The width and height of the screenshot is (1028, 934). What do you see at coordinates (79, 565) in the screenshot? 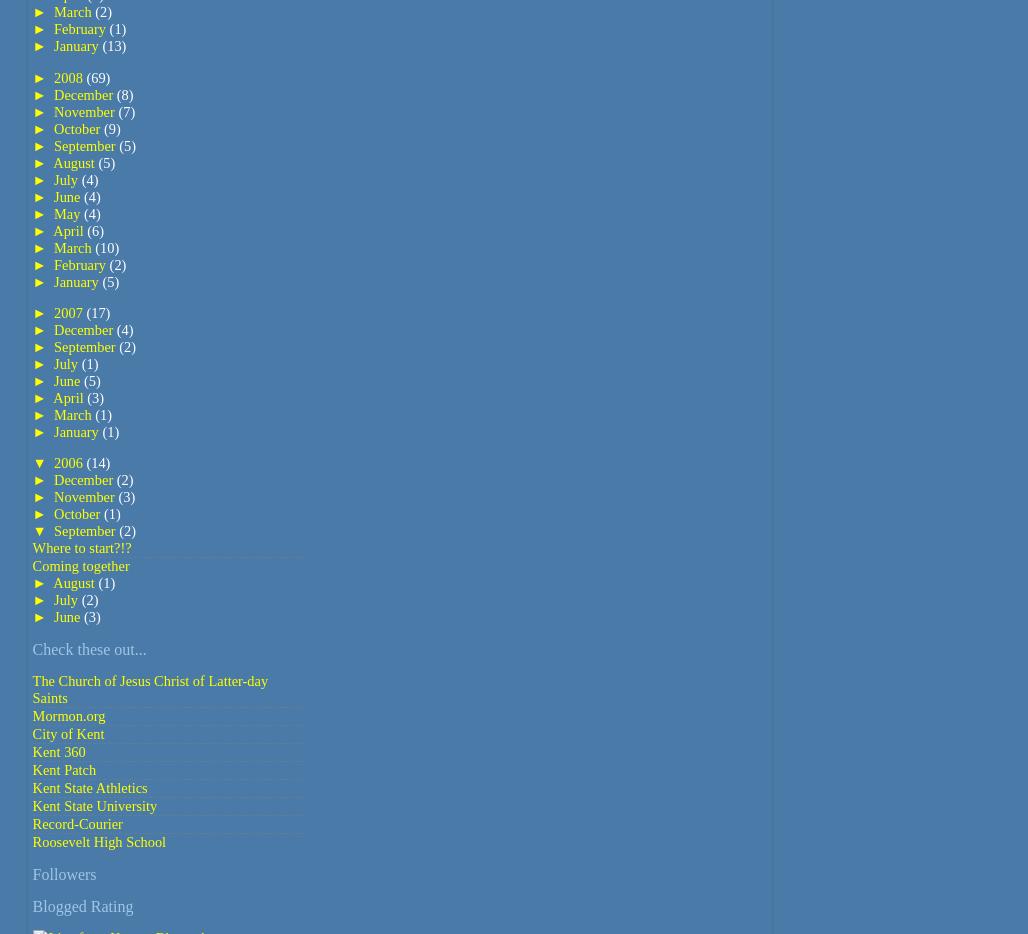
I see `'Coming together'` at bounding box center [79, 565].